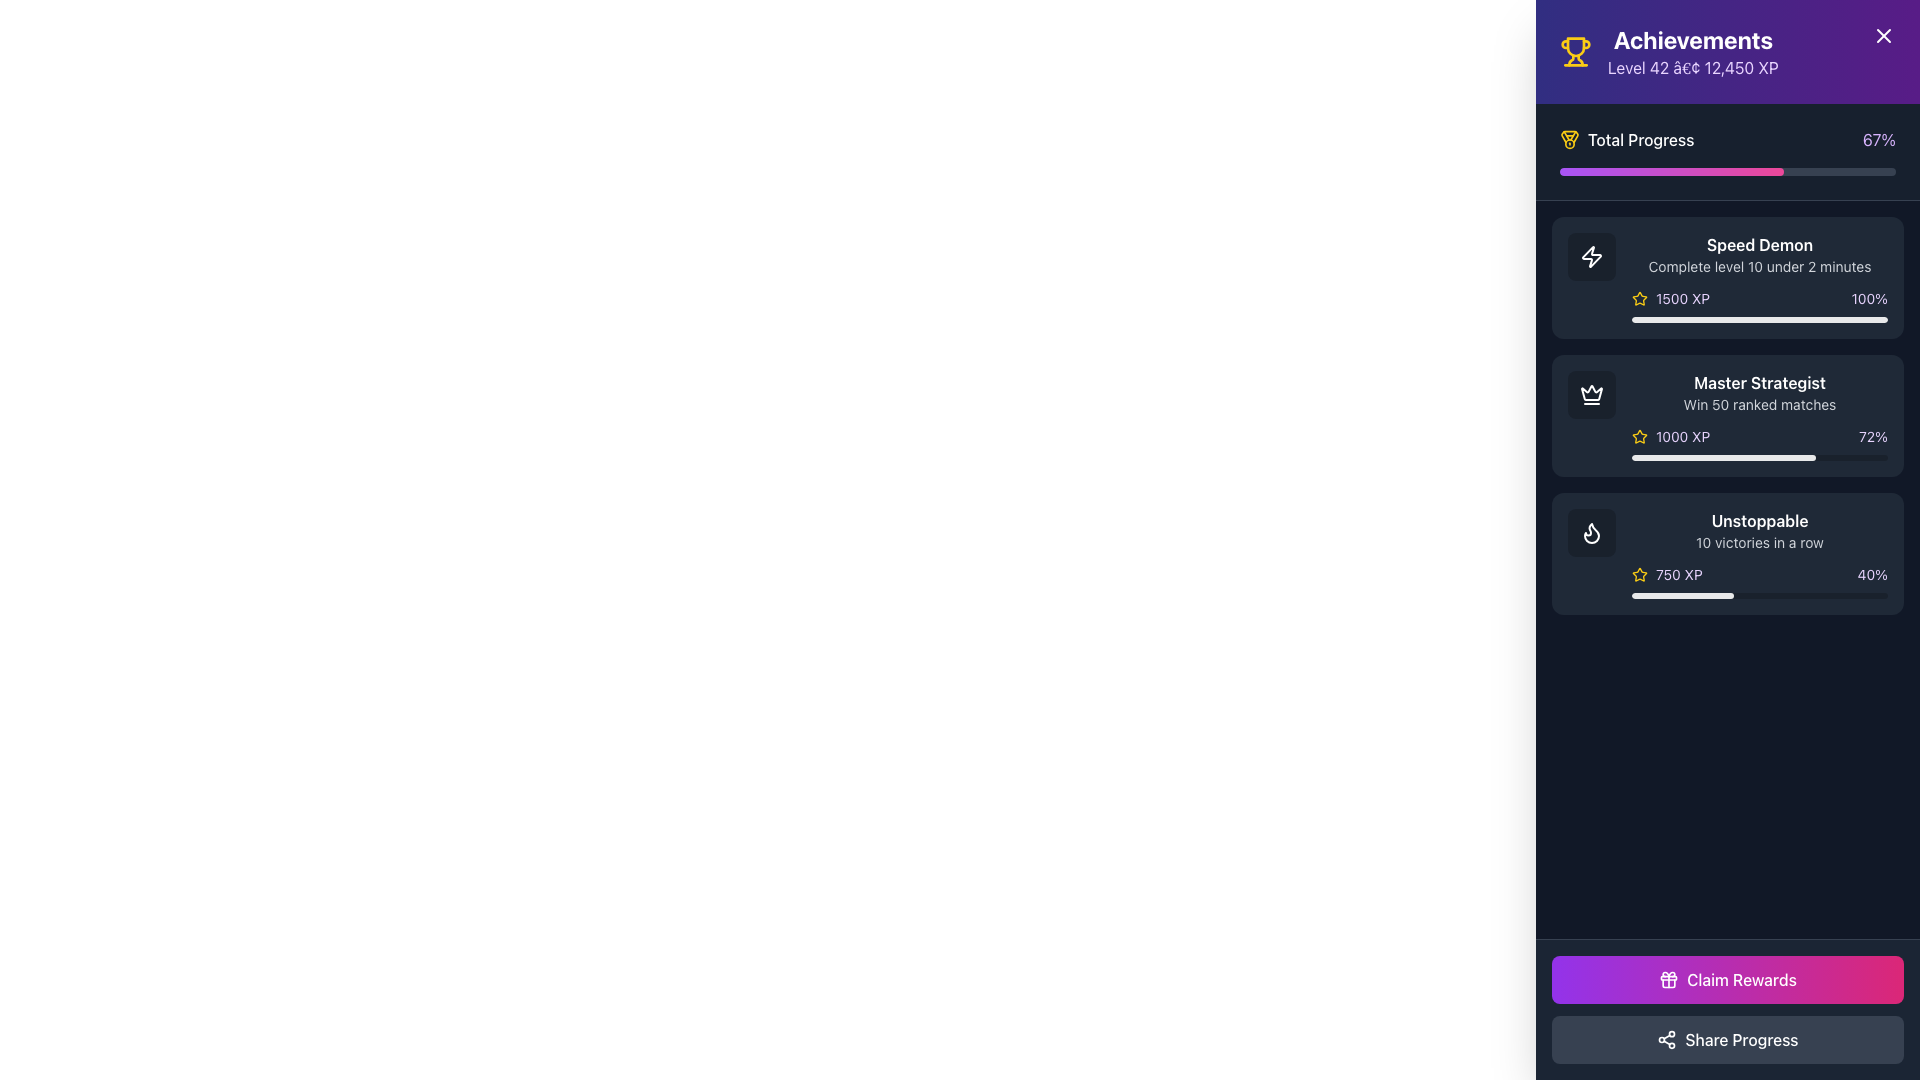  What do you see at coordinates (1868, 299) in the screenshot?
I see `the Text label indicating the completion percentage of the achievement within the 'Speed Demon' card in the Achievements section` at bounding box center [1868, 299].